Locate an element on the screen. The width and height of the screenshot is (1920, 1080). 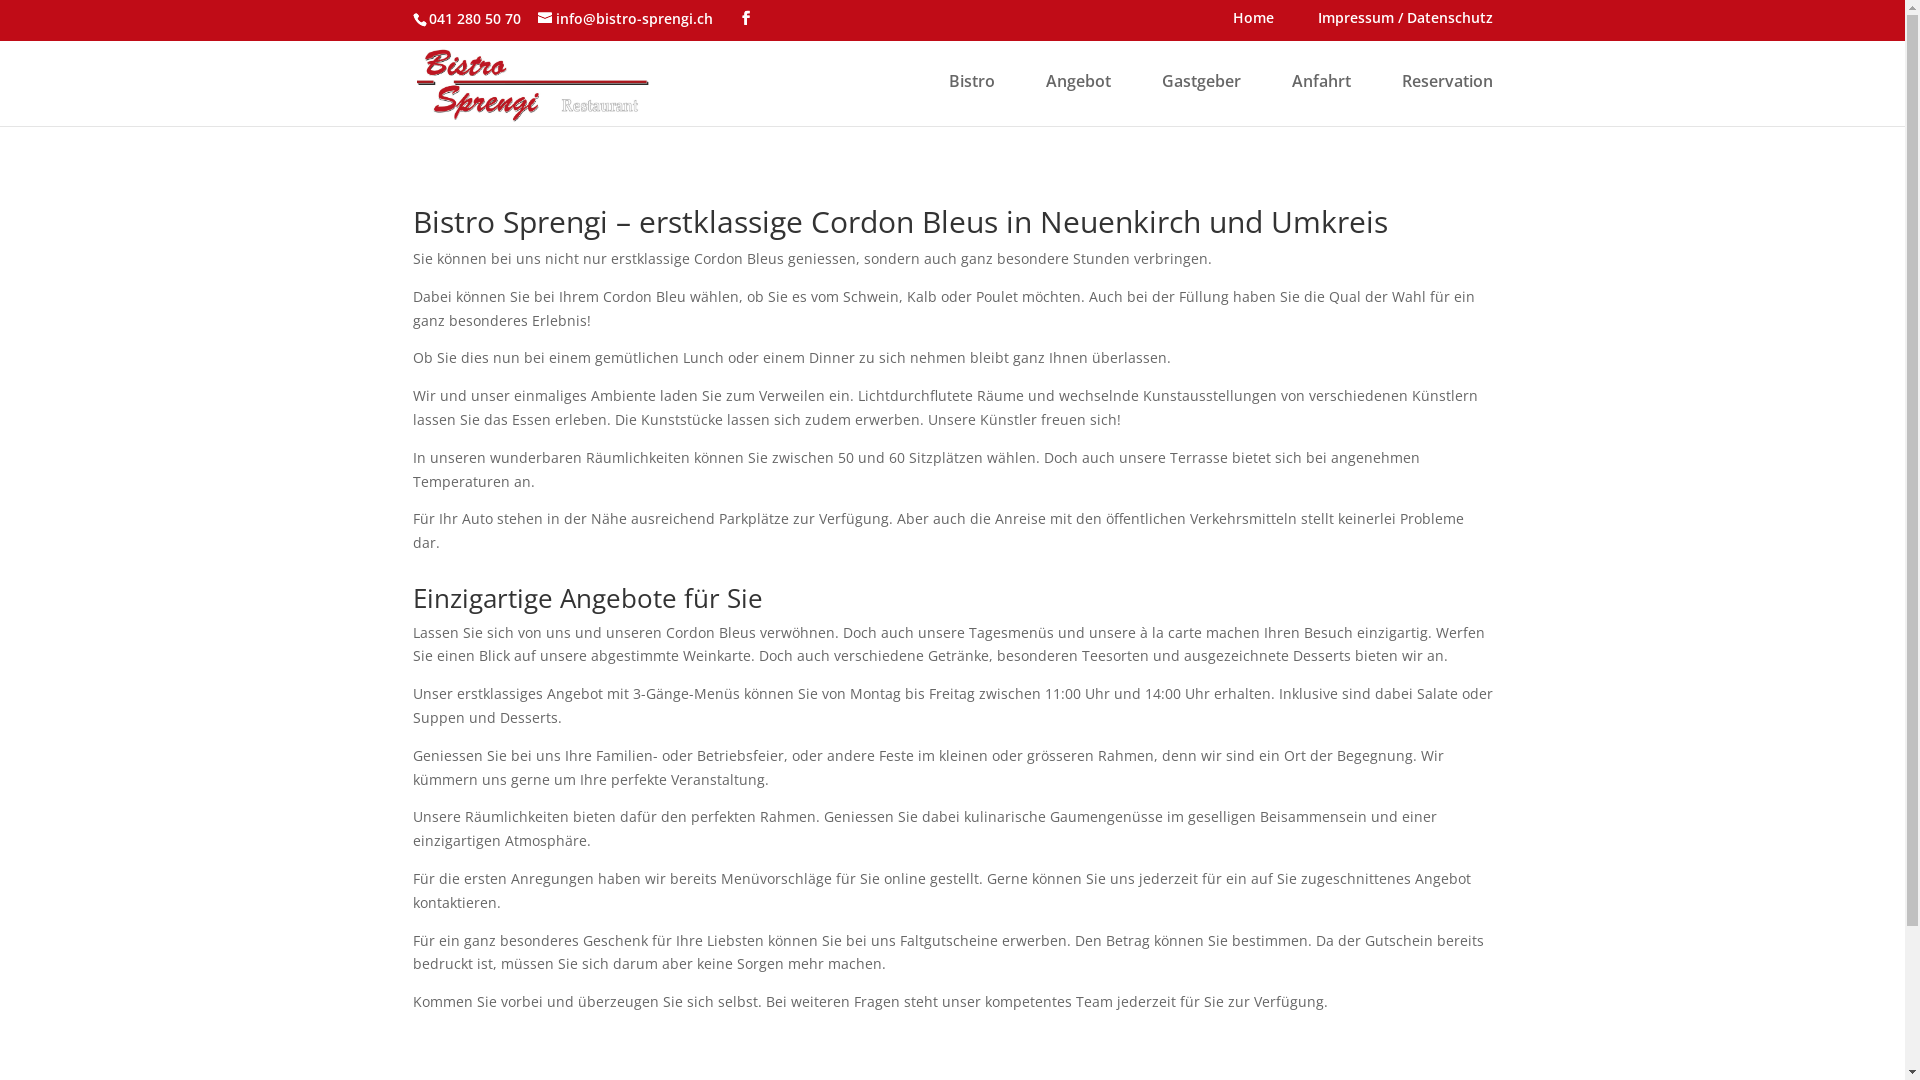
'Angebot' is located at coordinates (1077, 97).